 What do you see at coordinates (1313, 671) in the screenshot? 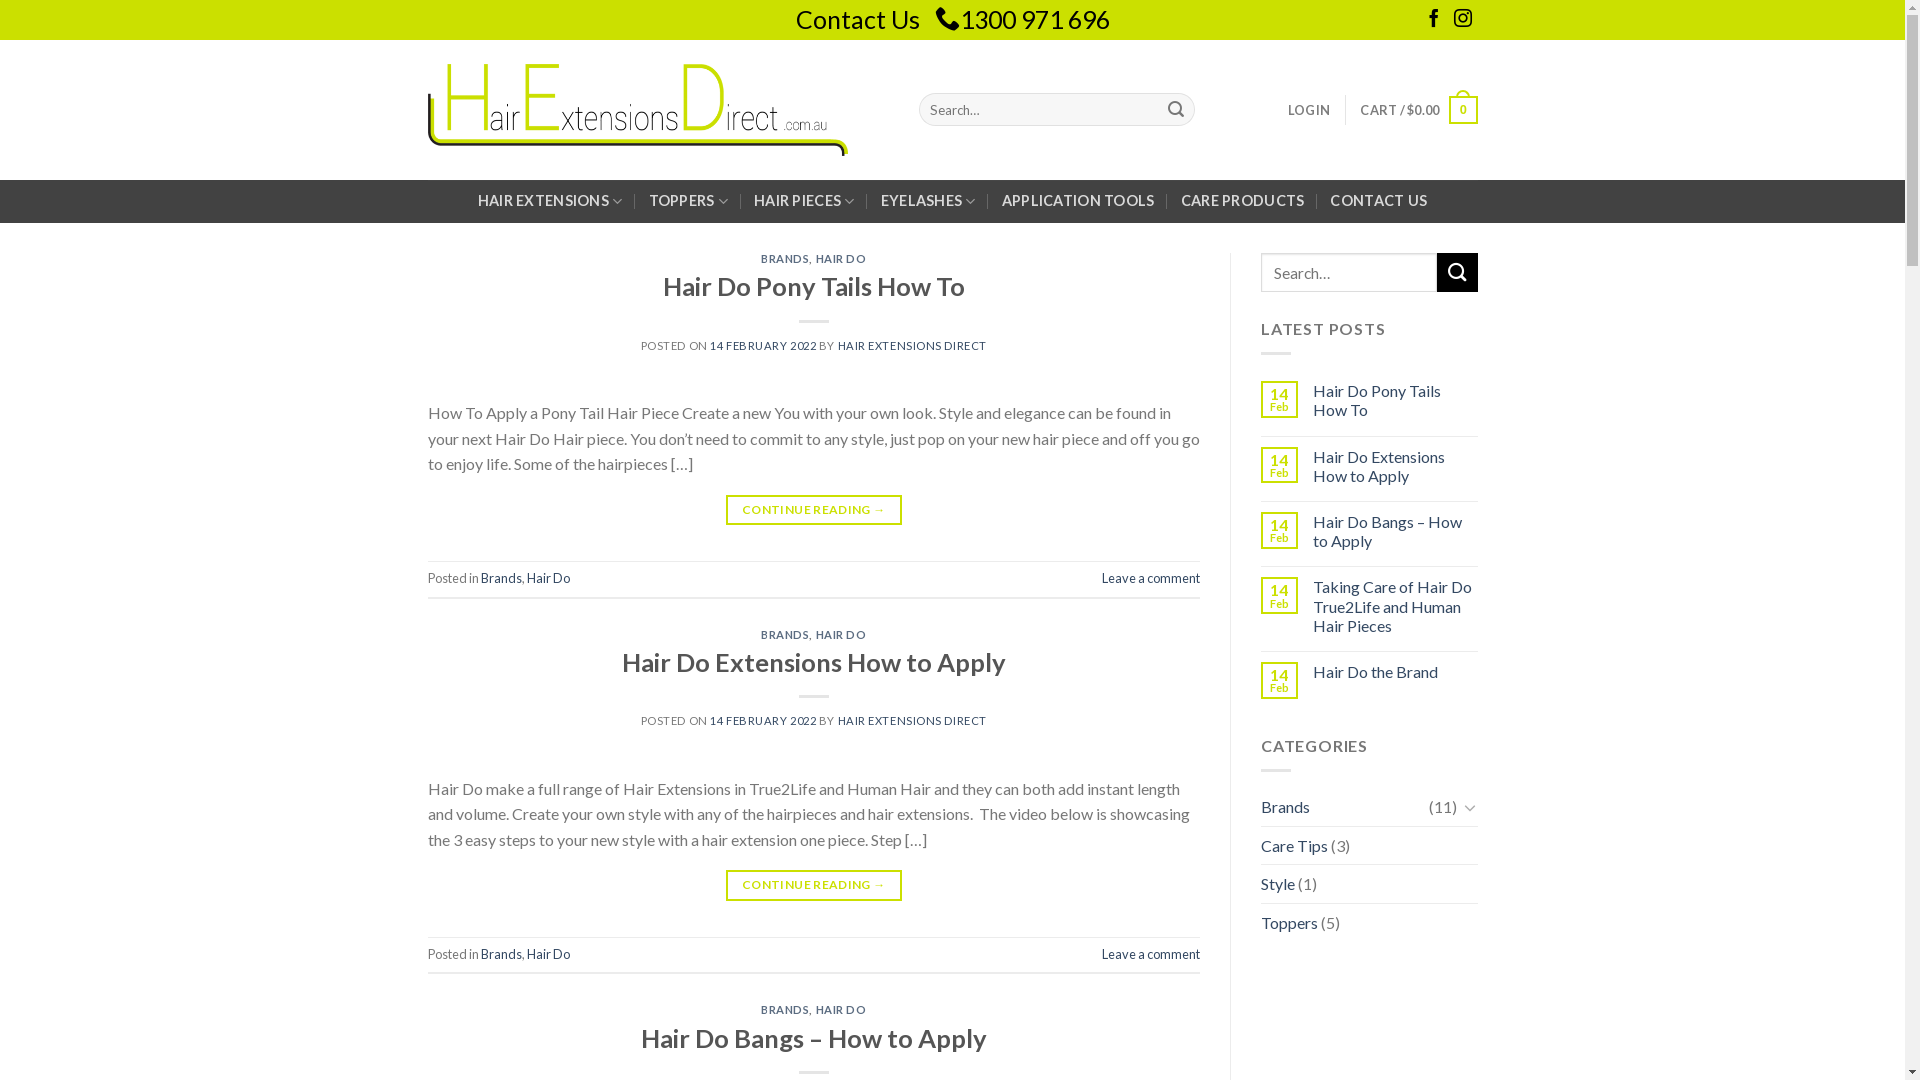
I see `'Hair Do the Brand'` at bounding box center [1313, 671].